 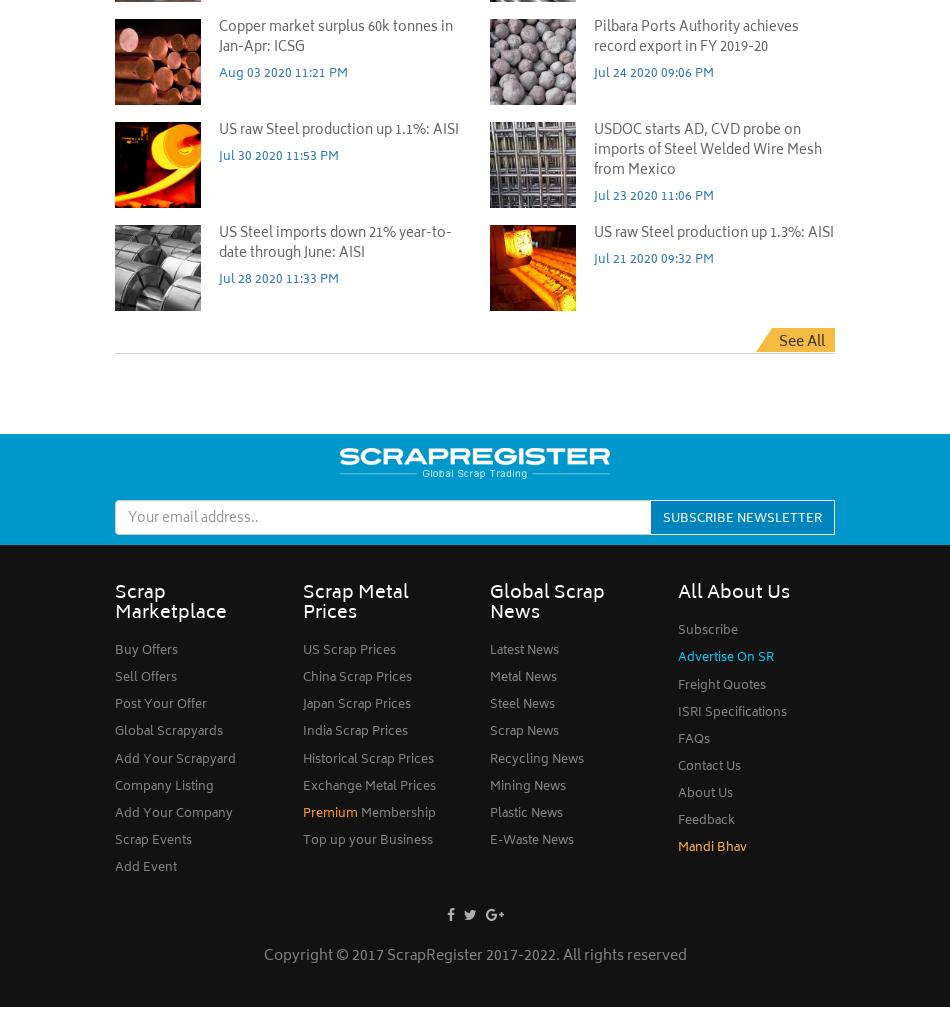 What do you see at coordinates (146, 650) in the screenshot?
I see `'Buy Offers'` at bounding box center [146, 650].